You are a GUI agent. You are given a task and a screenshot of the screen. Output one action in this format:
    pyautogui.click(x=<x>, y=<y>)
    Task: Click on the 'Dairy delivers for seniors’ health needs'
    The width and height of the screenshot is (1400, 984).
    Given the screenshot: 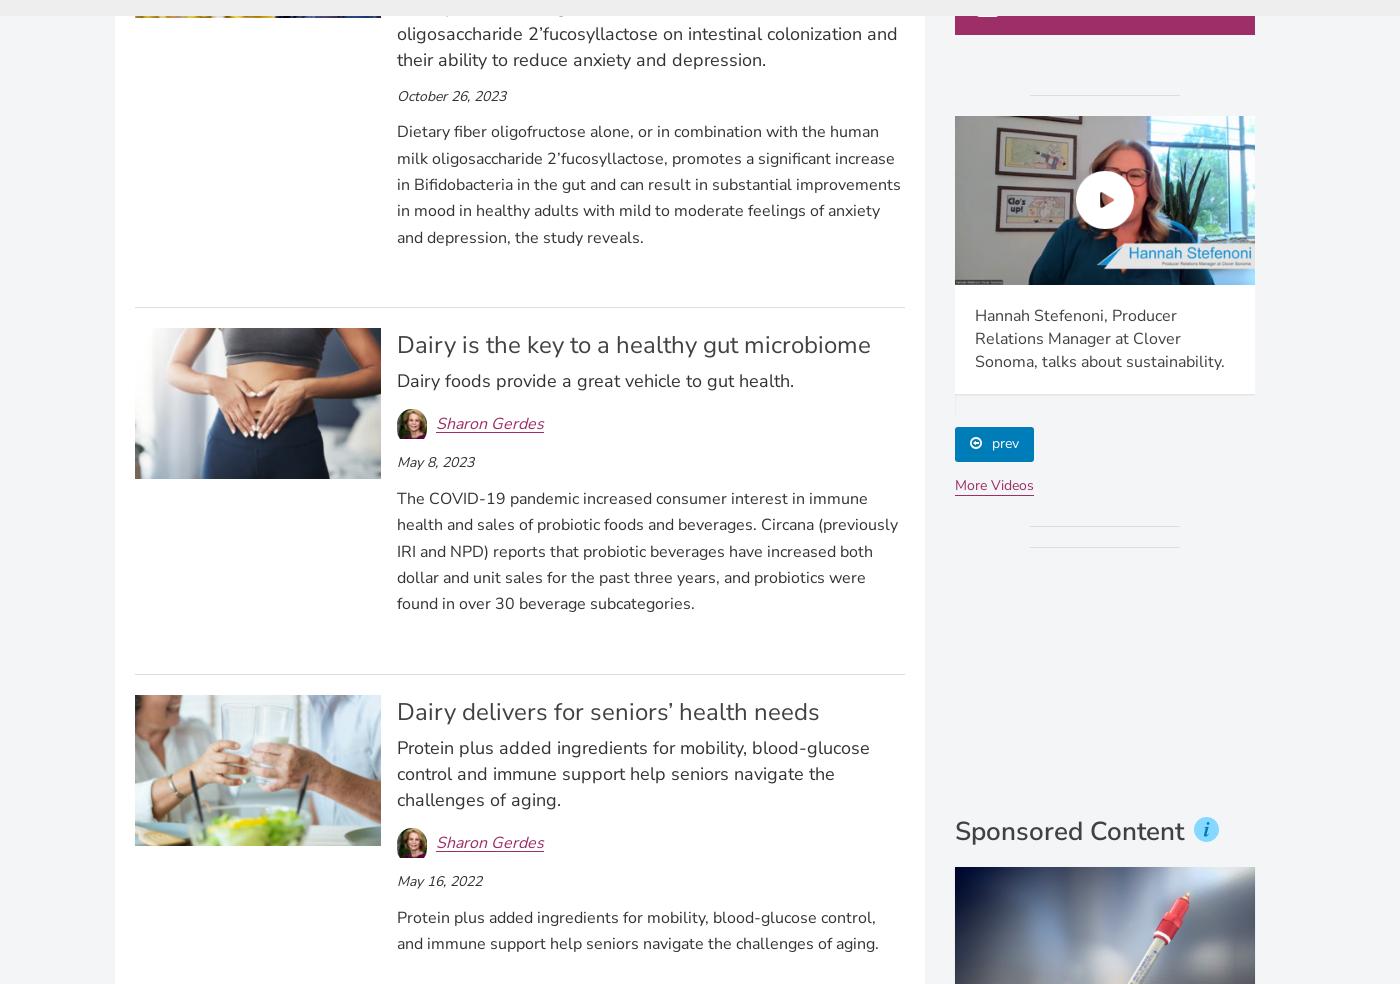 What is the action you would take?
    pyautogui.click(x=607, y=712)
    